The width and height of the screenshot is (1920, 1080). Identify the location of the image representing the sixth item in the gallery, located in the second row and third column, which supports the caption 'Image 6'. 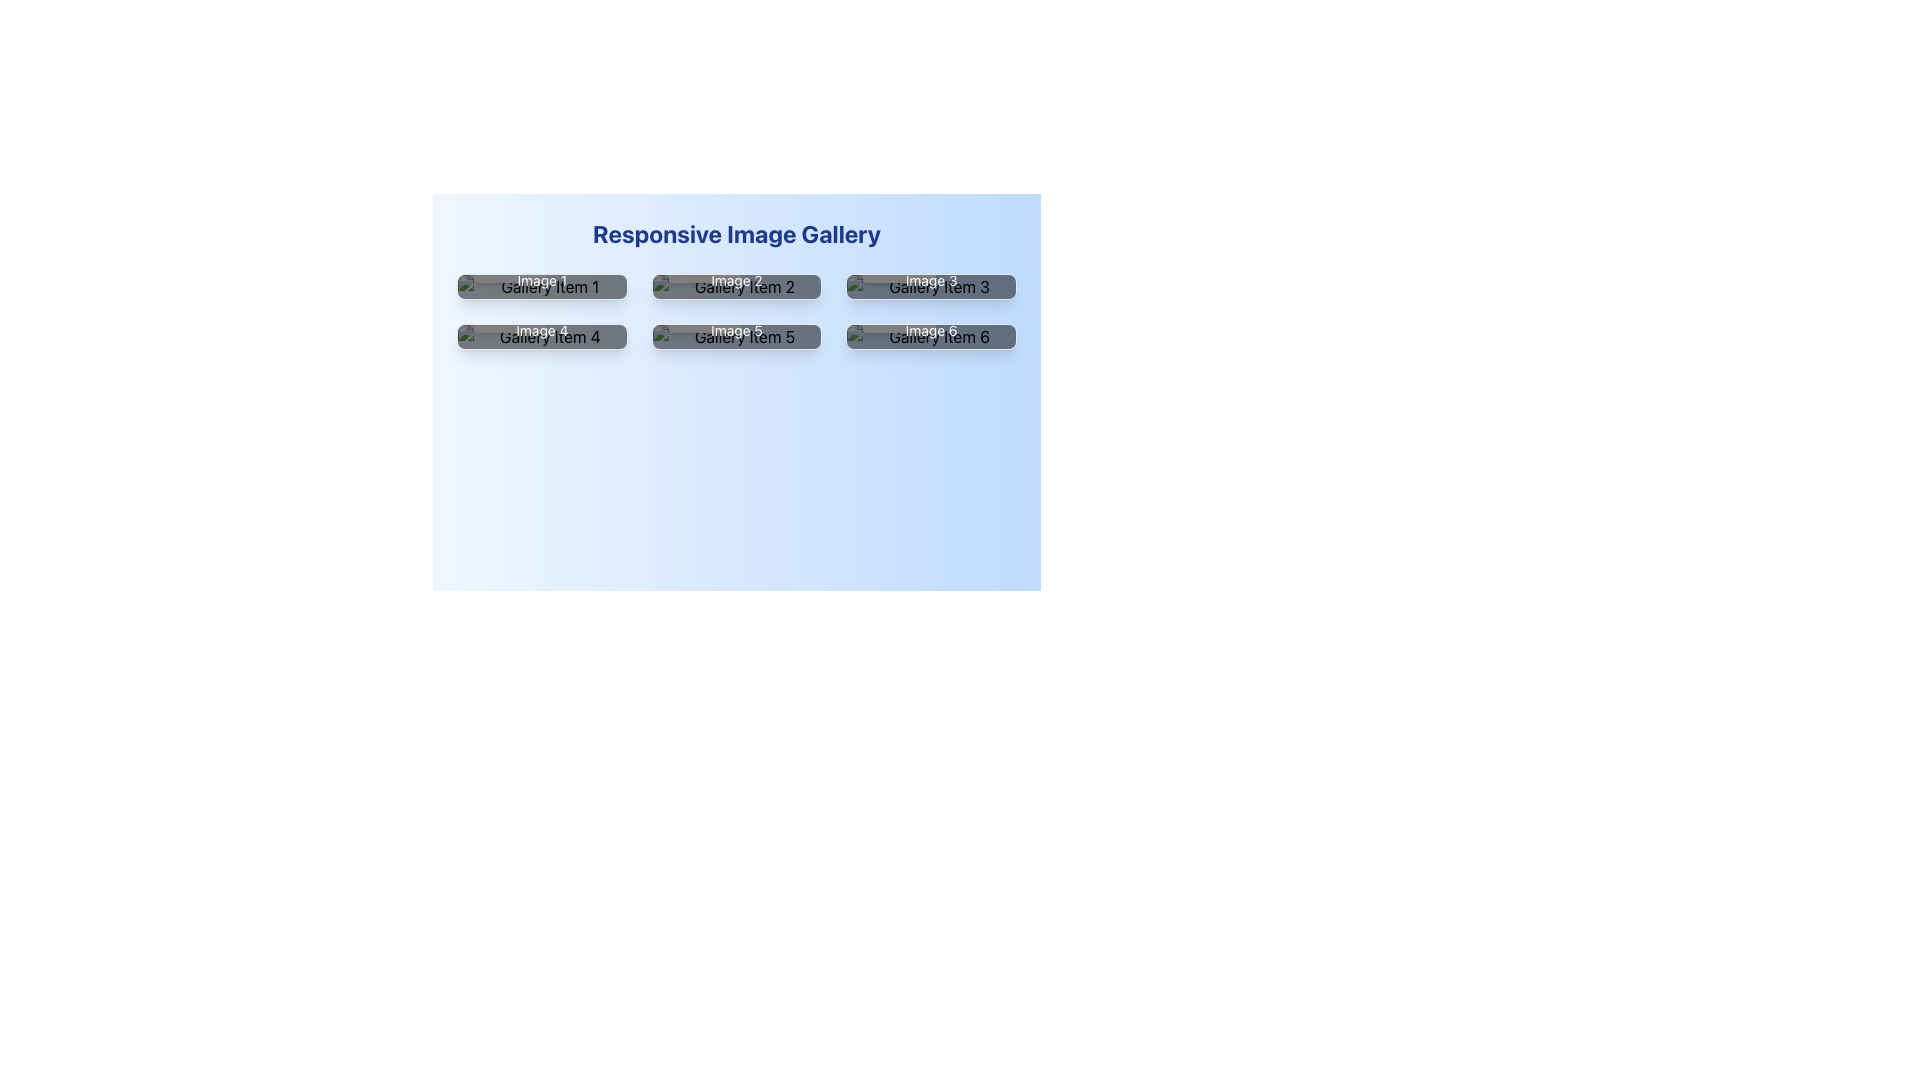
(930, 335).